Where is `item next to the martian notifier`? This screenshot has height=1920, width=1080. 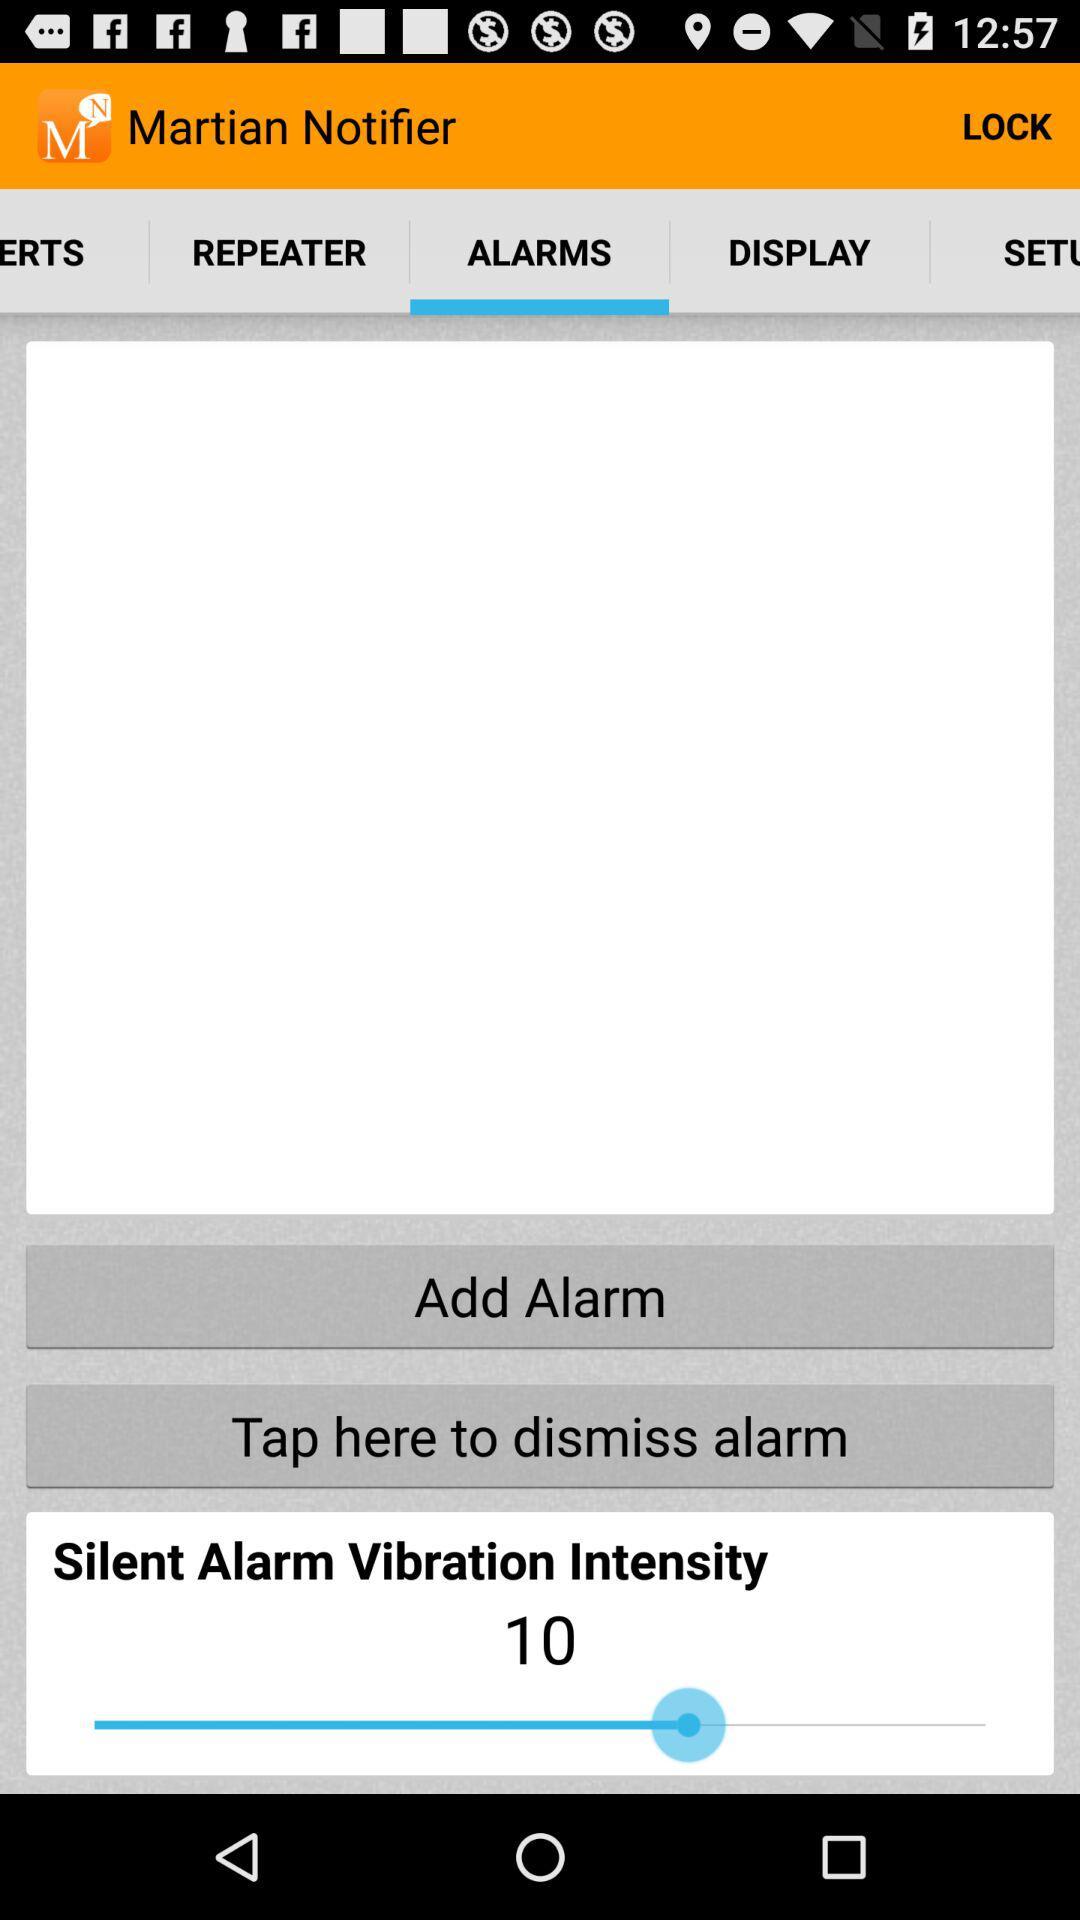 item next to the martian notifier is located at coordinates (1006, 124).